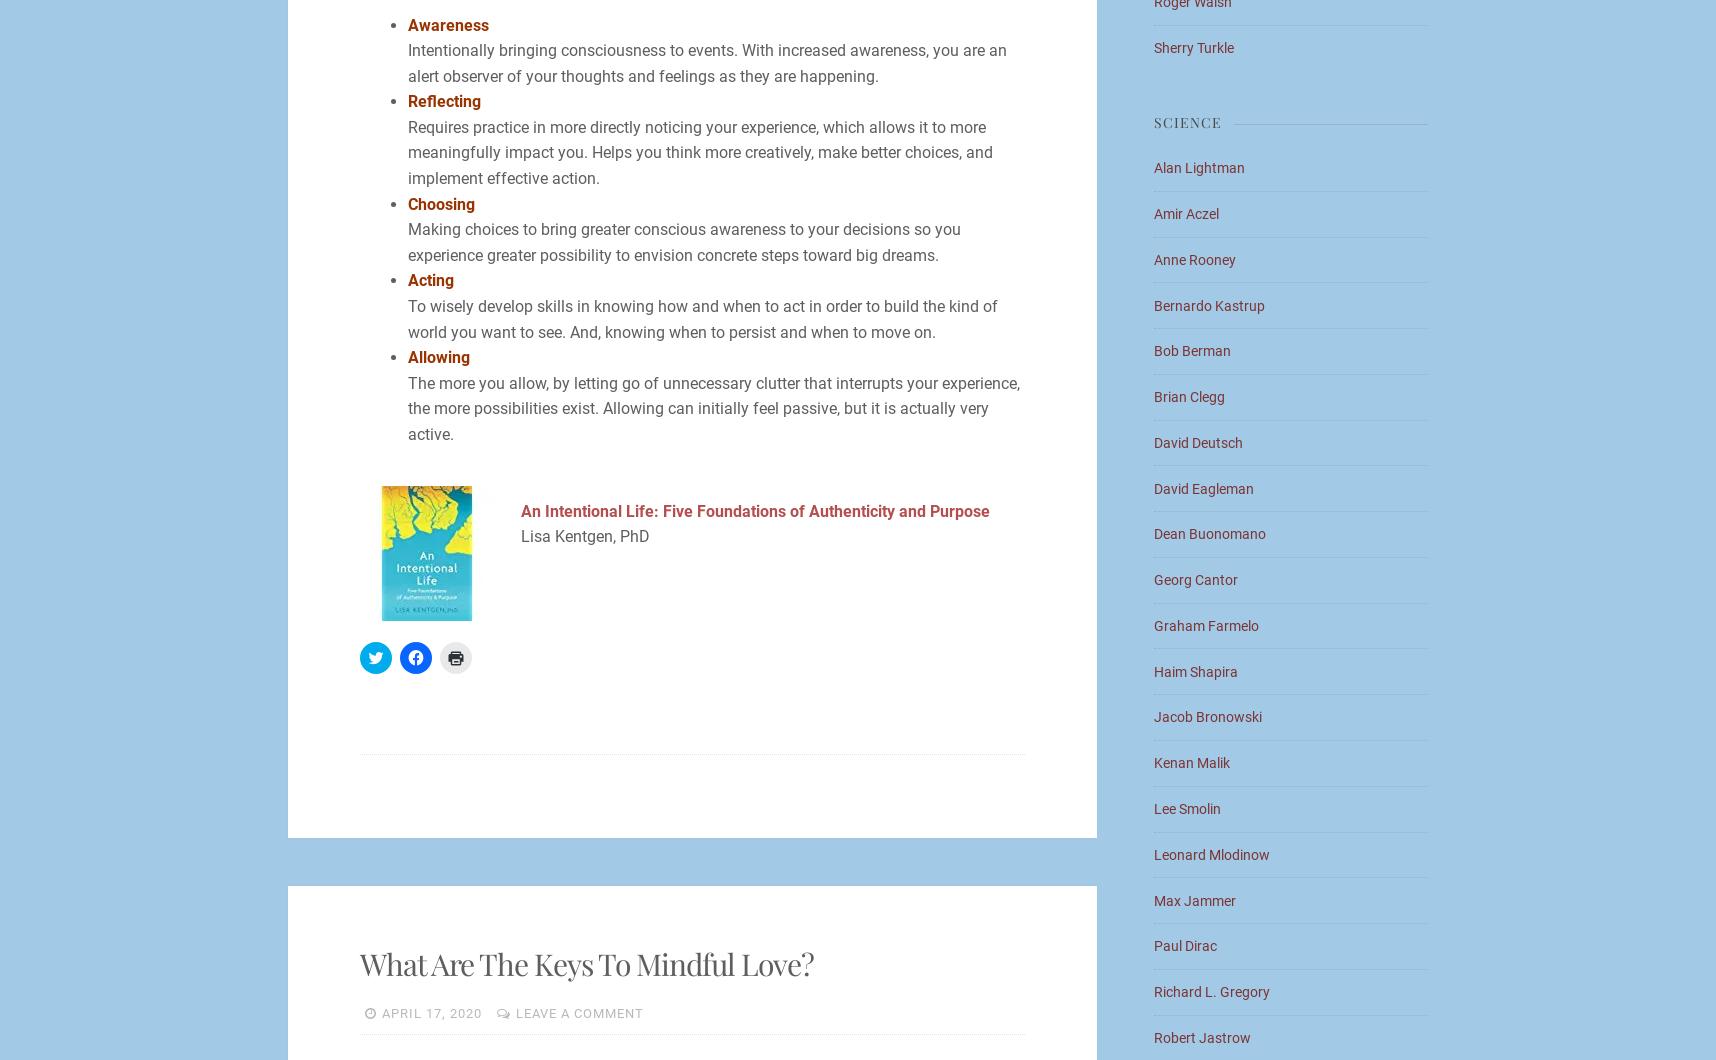 This screenshot has height=1060, width=1716. I want to click on 'Max Jammer', so click(1195, 900).